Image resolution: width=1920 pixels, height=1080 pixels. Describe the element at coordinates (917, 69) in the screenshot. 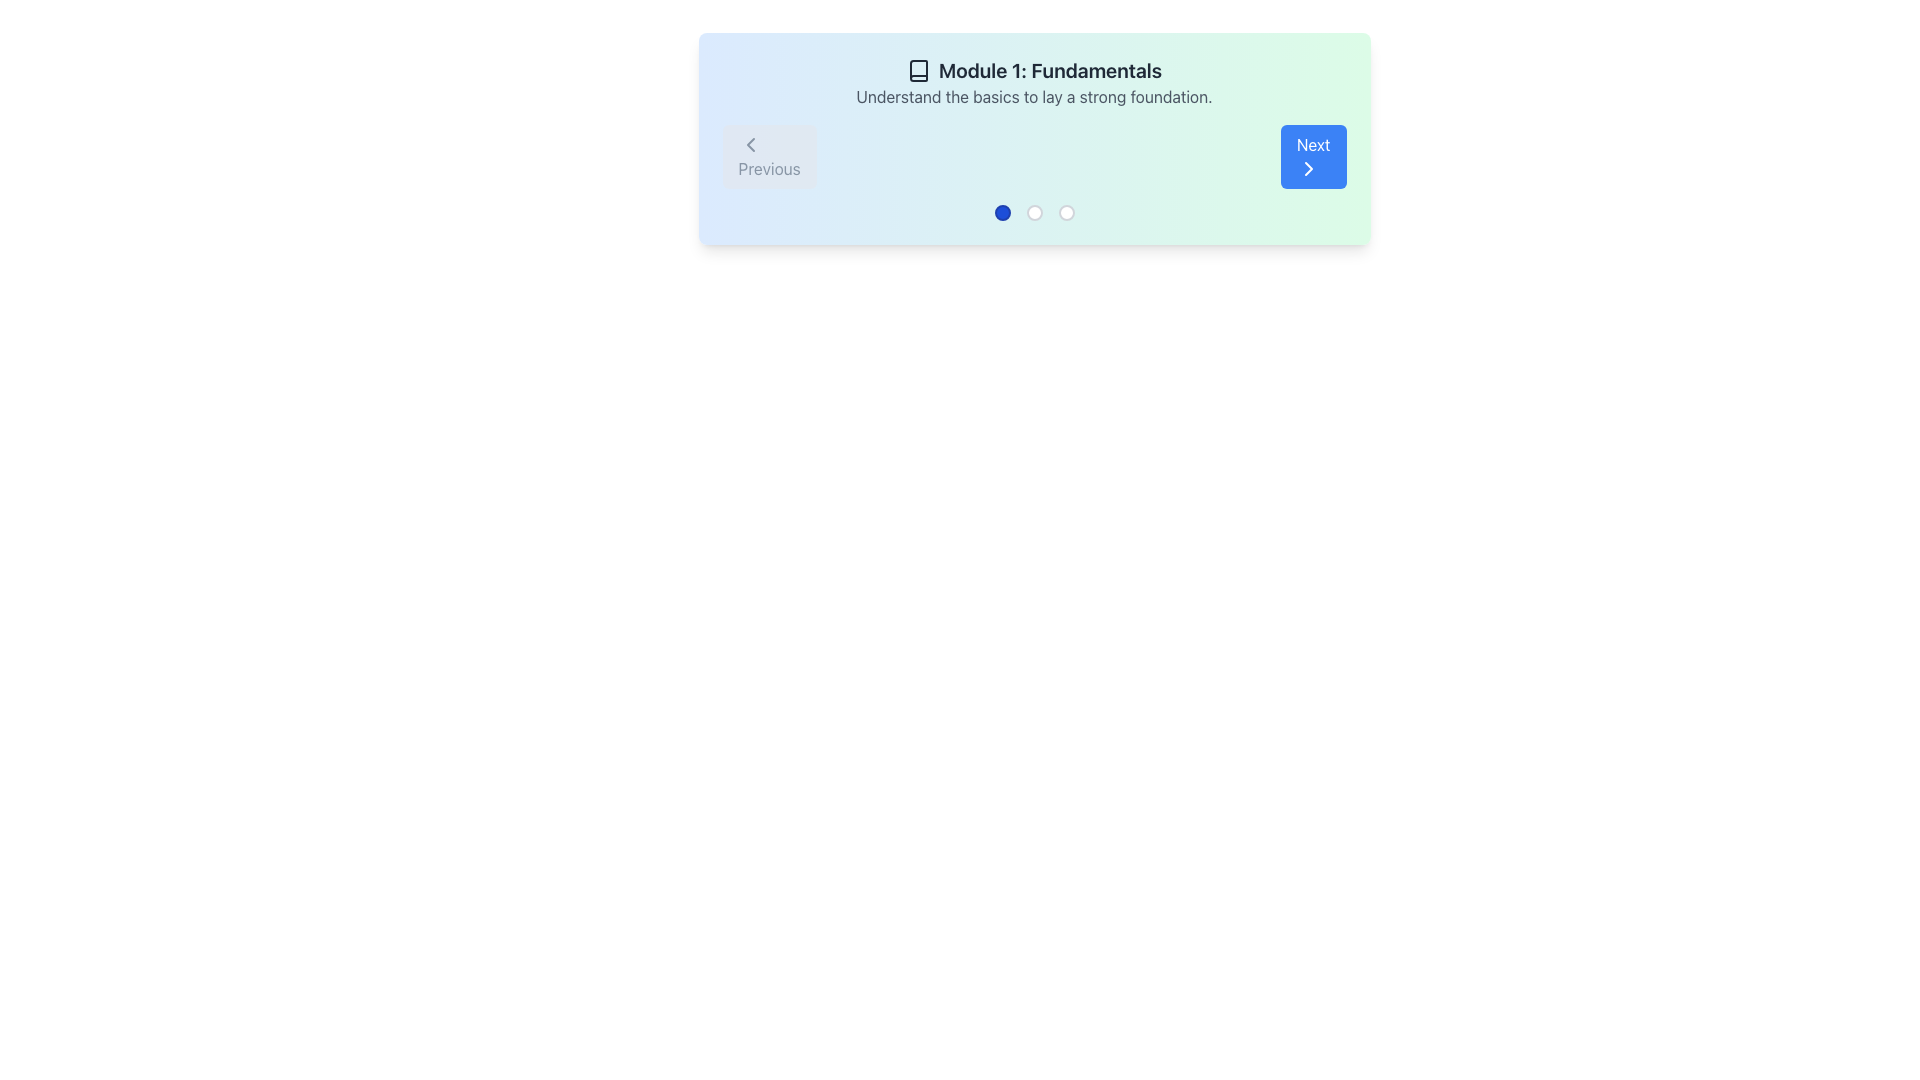

I see `the icon representing 'Module 1: Fundamentals' for additional interaction` at that location.